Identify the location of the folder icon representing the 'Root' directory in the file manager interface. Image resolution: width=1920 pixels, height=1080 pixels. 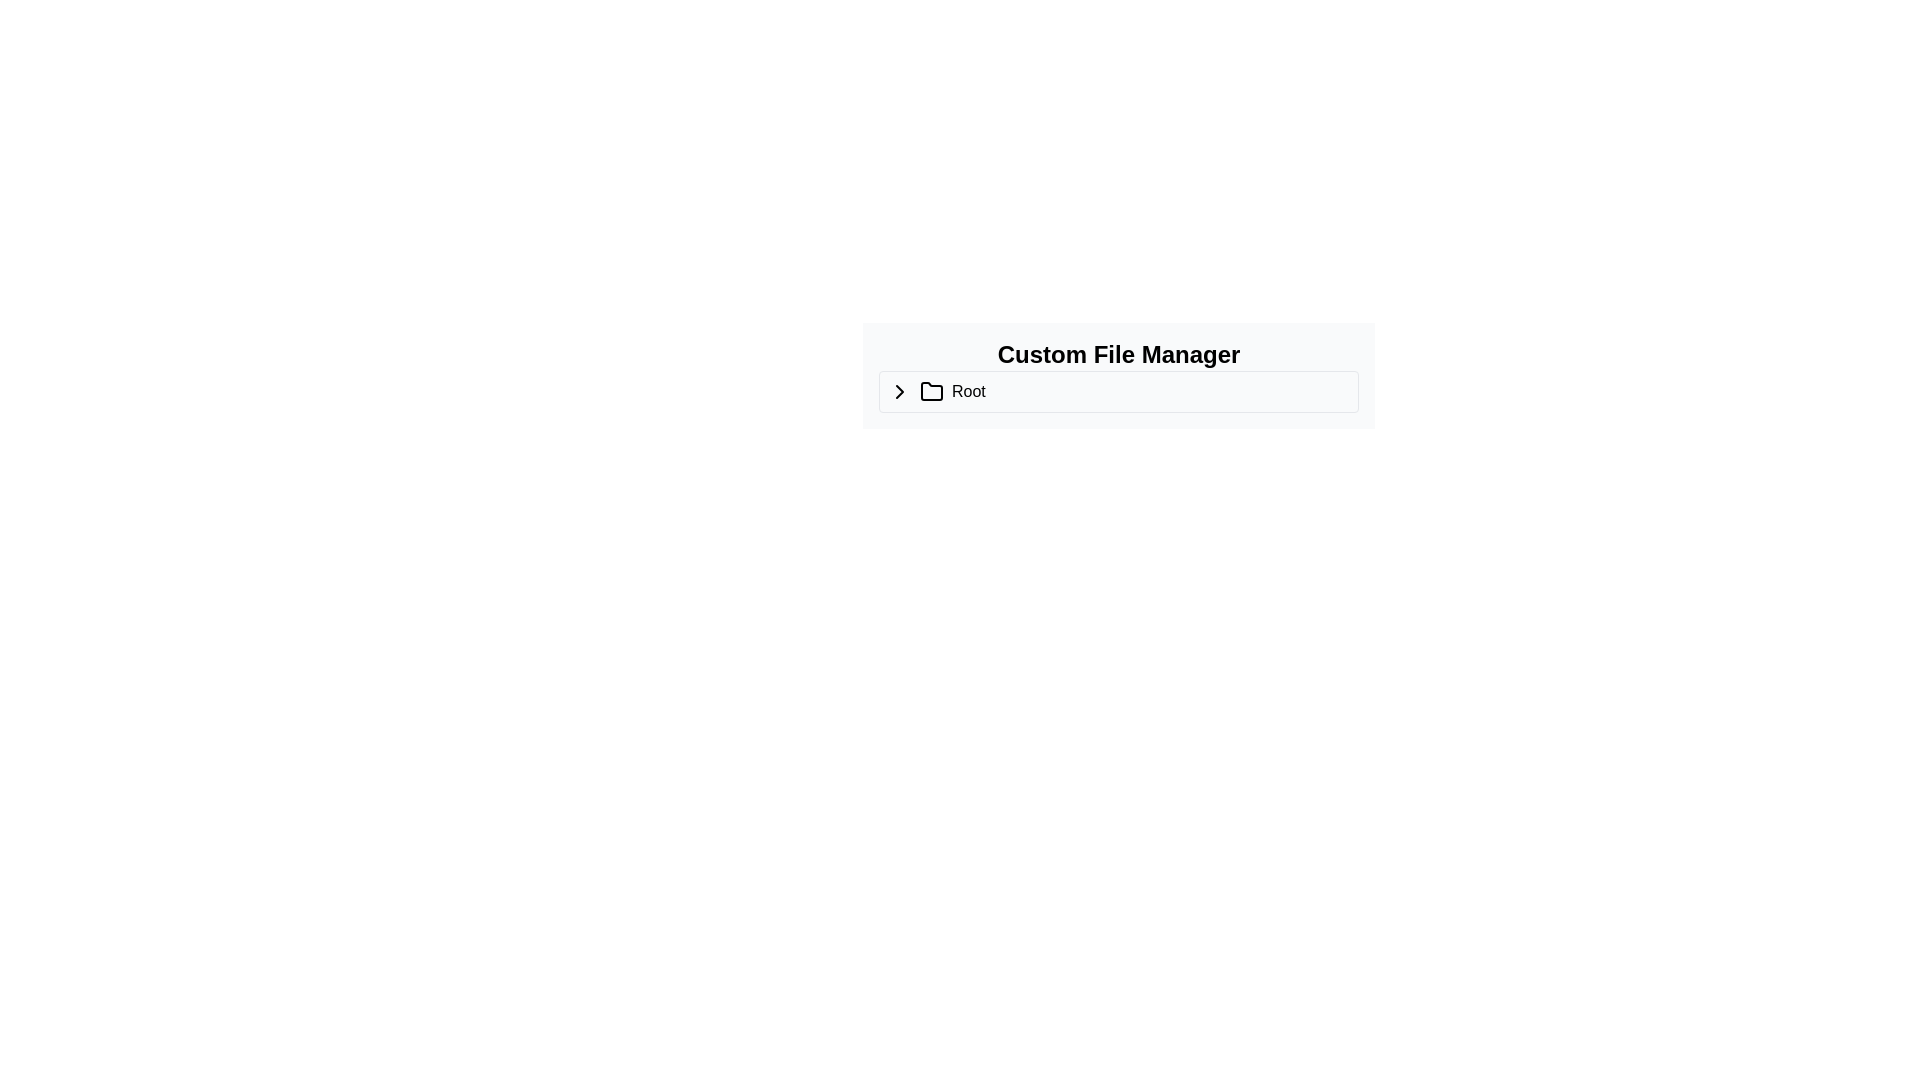
(930, 391).